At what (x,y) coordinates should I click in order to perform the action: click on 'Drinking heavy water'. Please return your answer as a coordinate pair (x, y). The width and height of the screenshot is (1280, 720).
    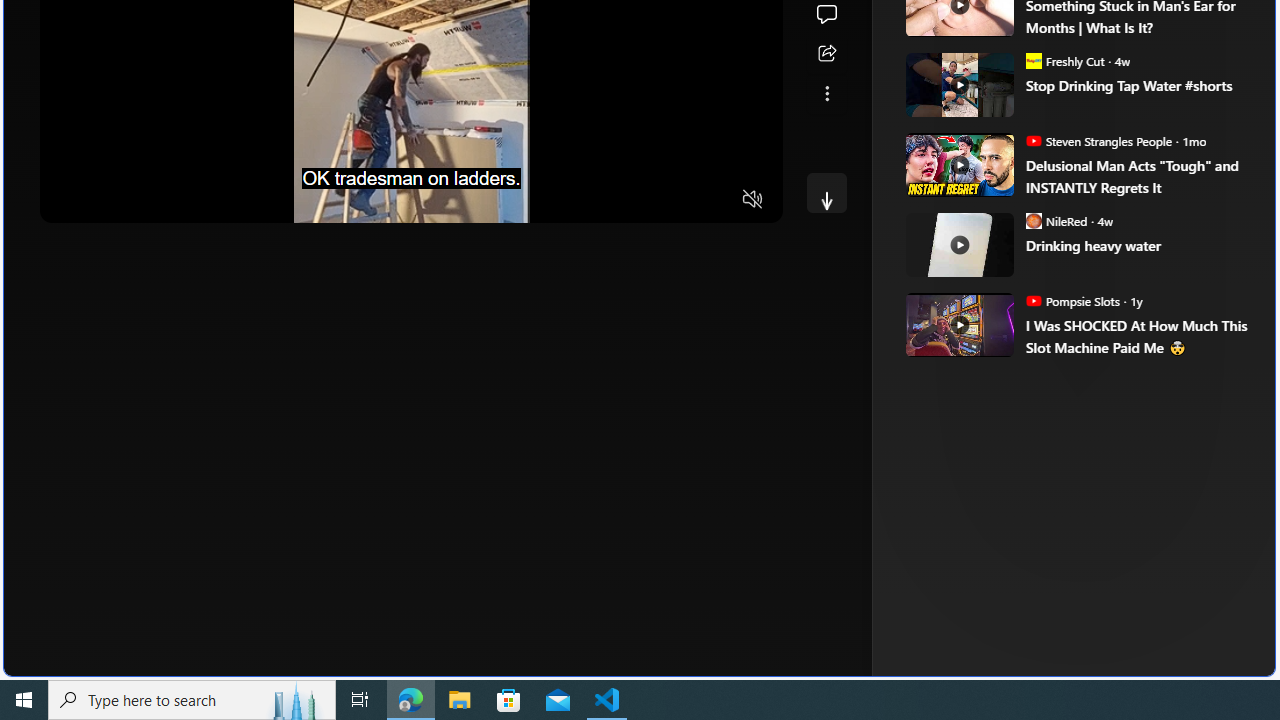
    Looking at the image, I should click on (1136, 244).